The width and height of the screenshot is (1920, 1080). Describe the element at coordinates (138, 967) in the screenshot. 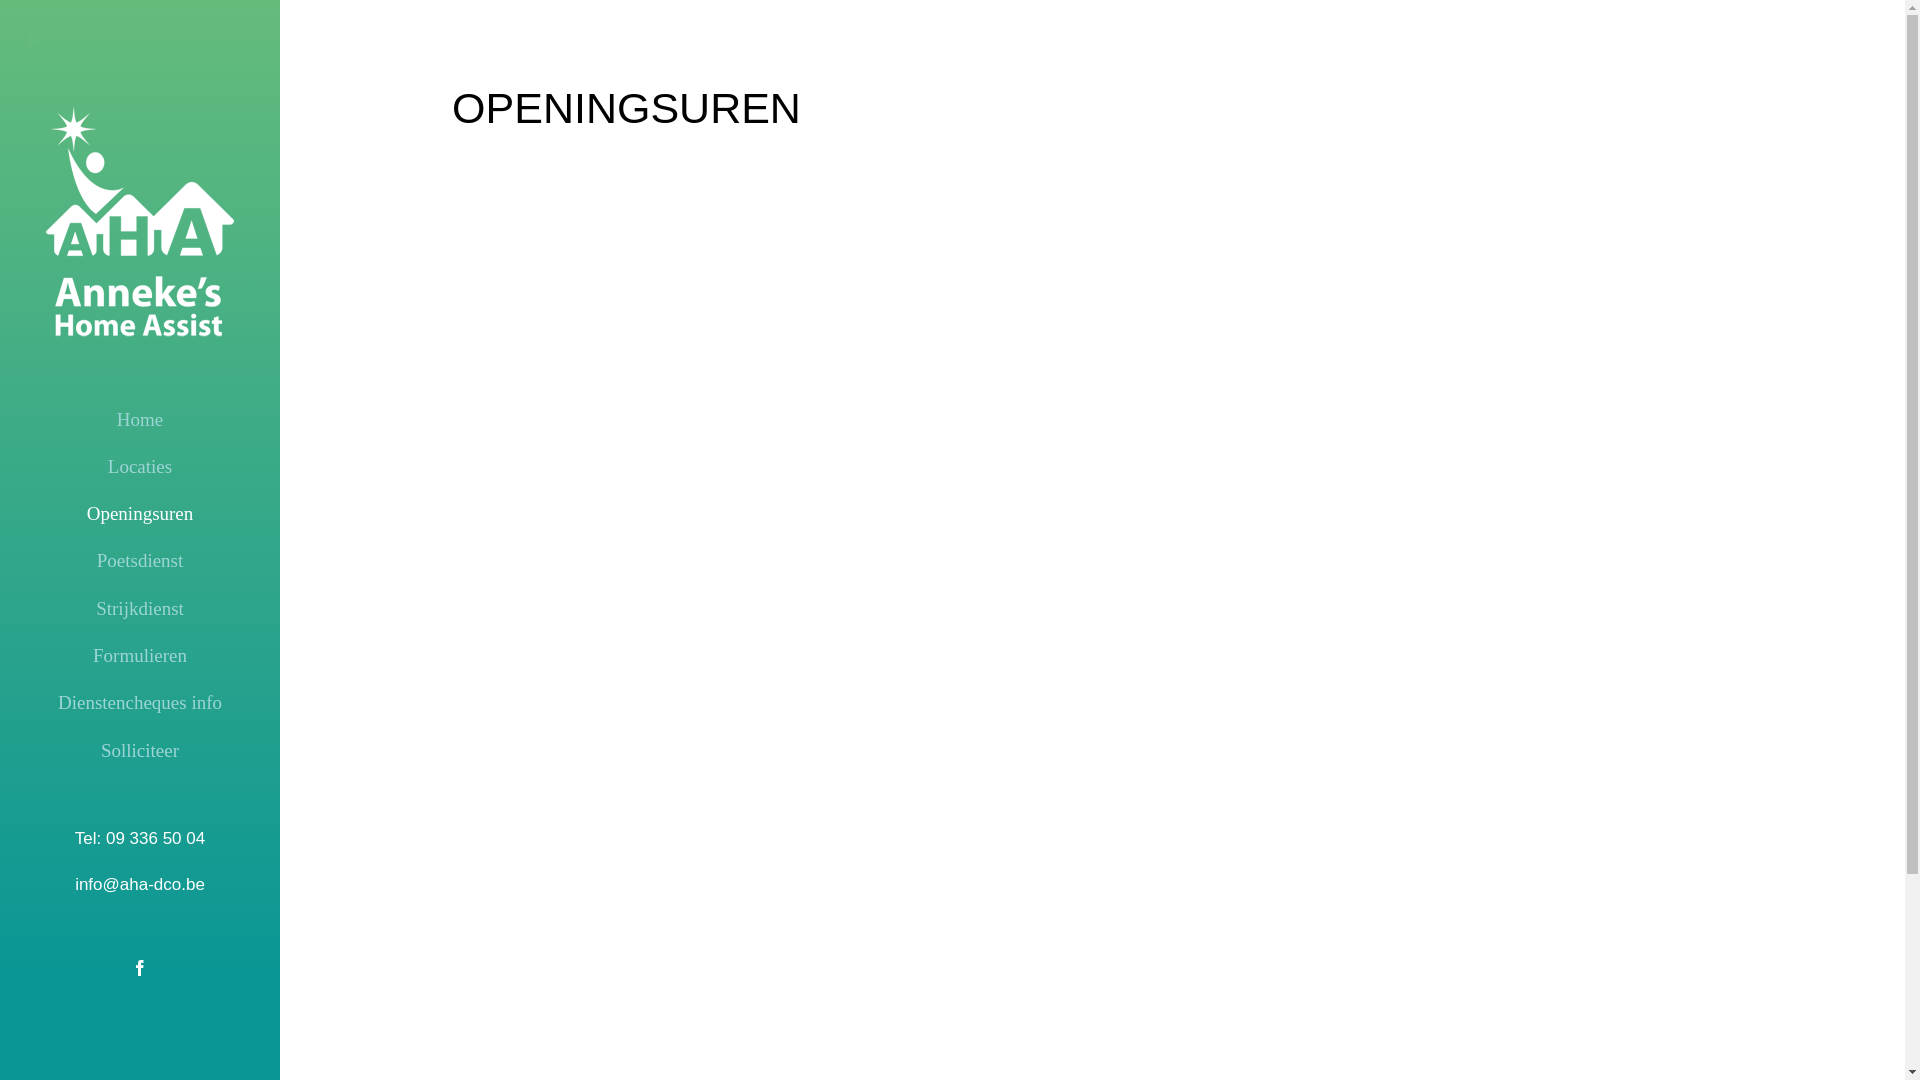

I see `'Facebook'` at that location.